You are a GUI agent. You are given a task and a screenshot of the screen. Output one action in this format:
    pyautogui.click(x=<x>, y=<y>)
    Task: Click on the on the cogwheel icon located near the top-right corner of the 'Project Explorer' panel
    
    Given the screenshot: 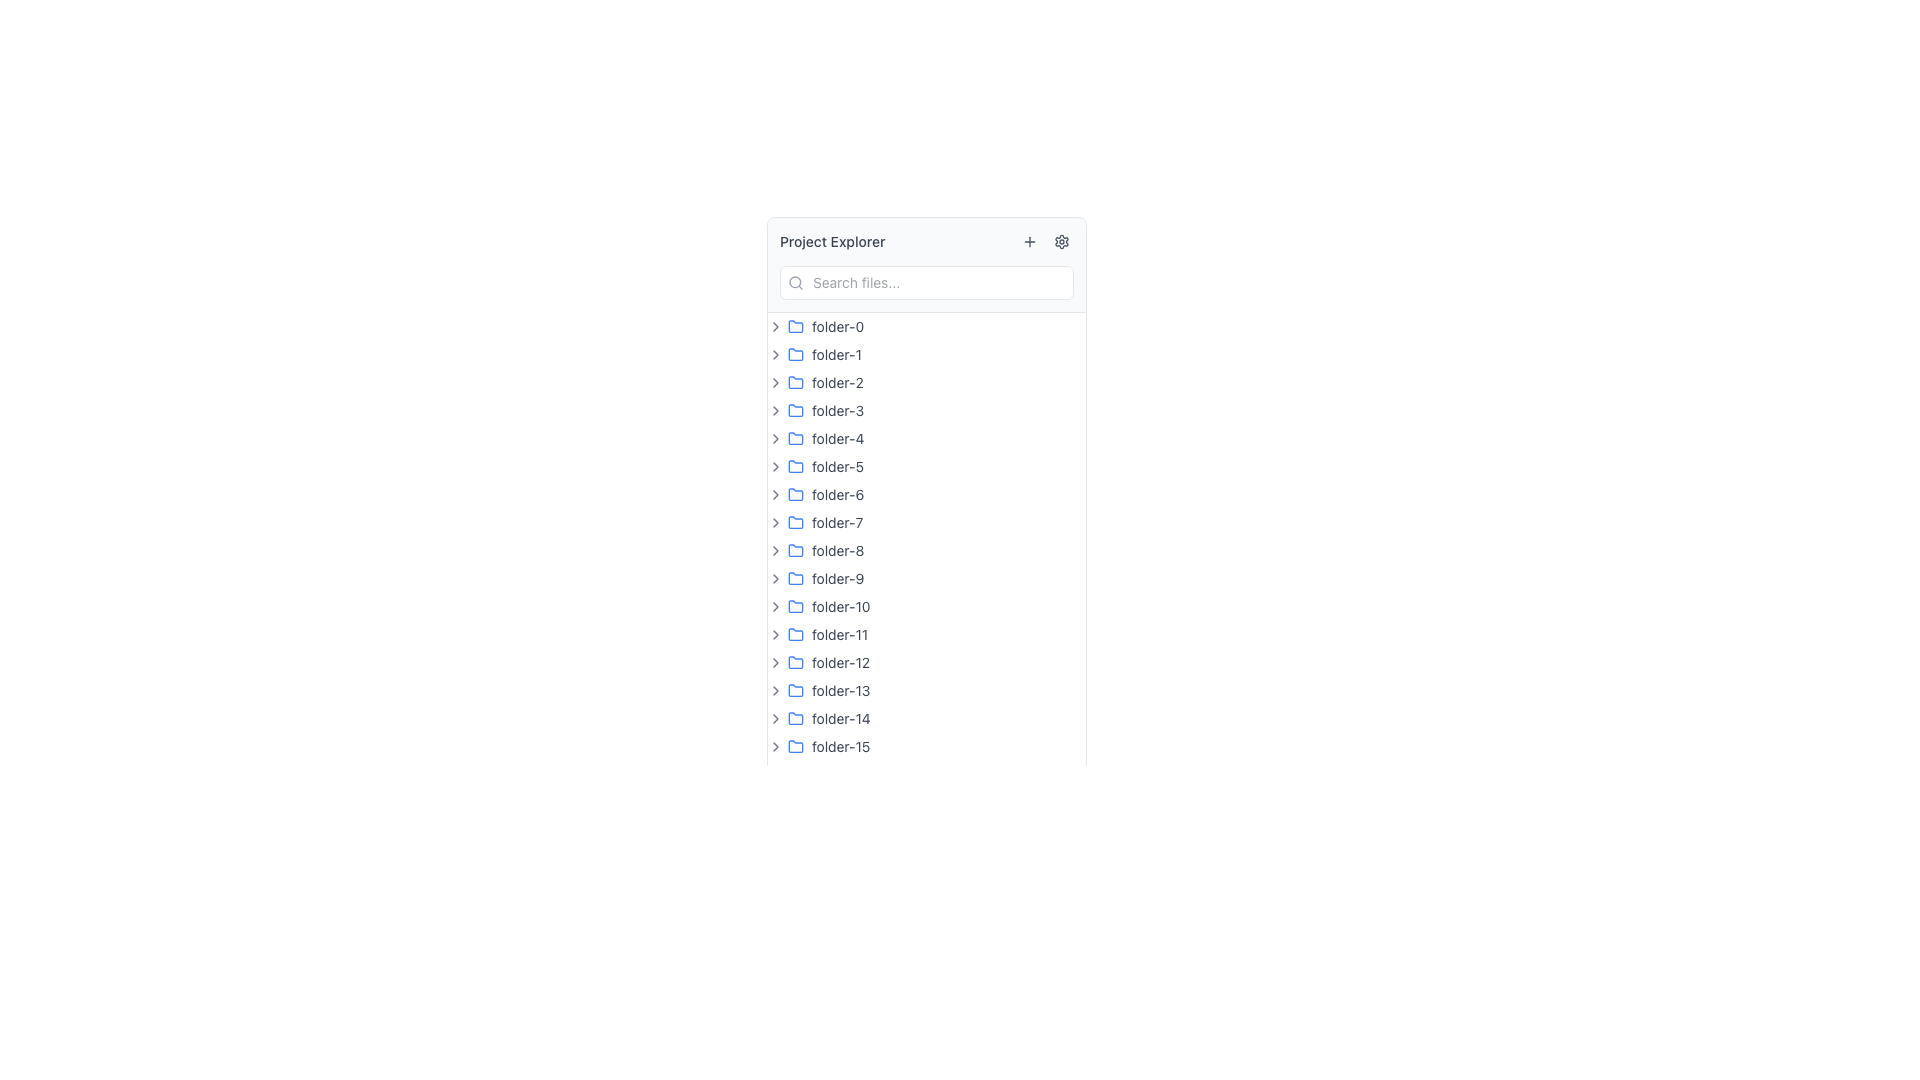 What is the action you would take?
    pyautogui.click(x=1060, y=241)
    